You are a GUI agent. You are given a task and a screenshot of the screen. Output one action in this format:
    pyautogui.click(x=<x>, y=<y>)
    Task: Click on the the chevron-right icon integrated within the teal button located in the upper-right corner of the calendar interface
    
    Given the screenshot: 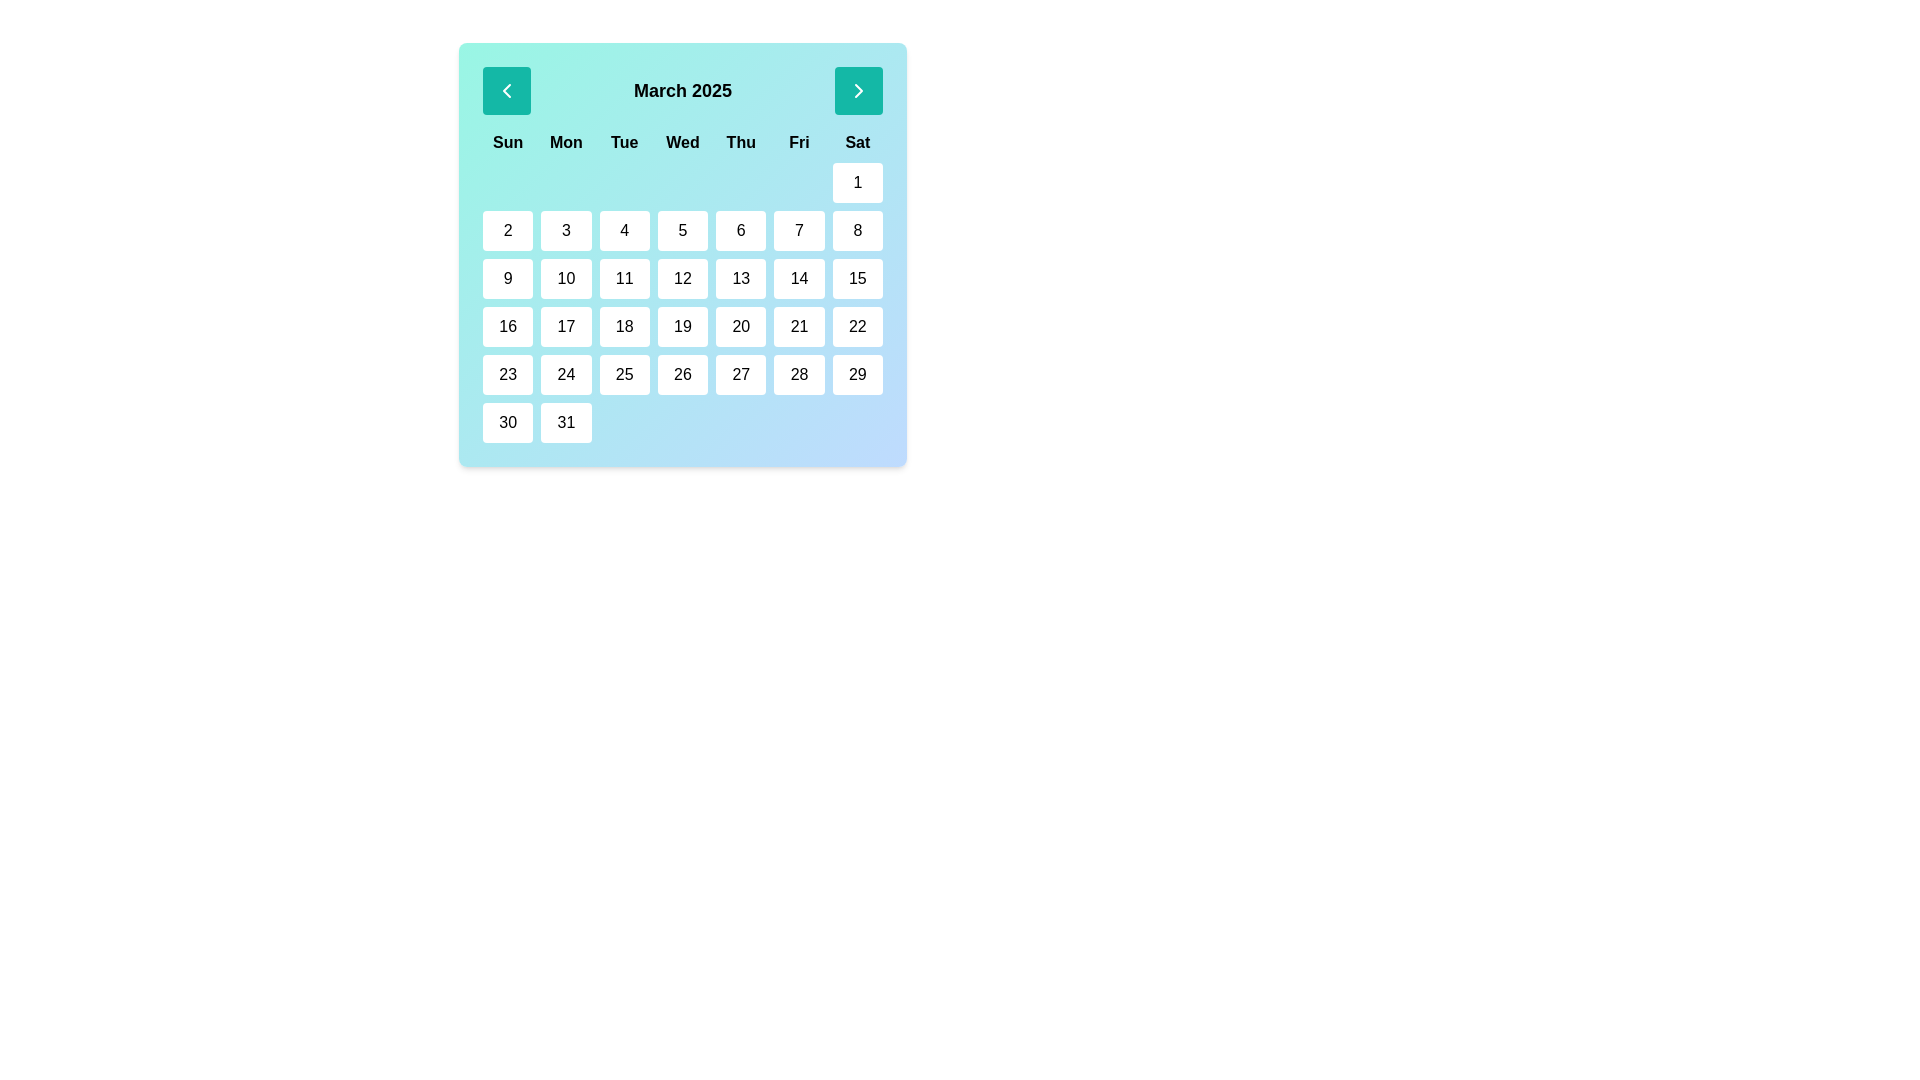 What is the action you would take?
    pyautogui.click(x=859, y=91)
    